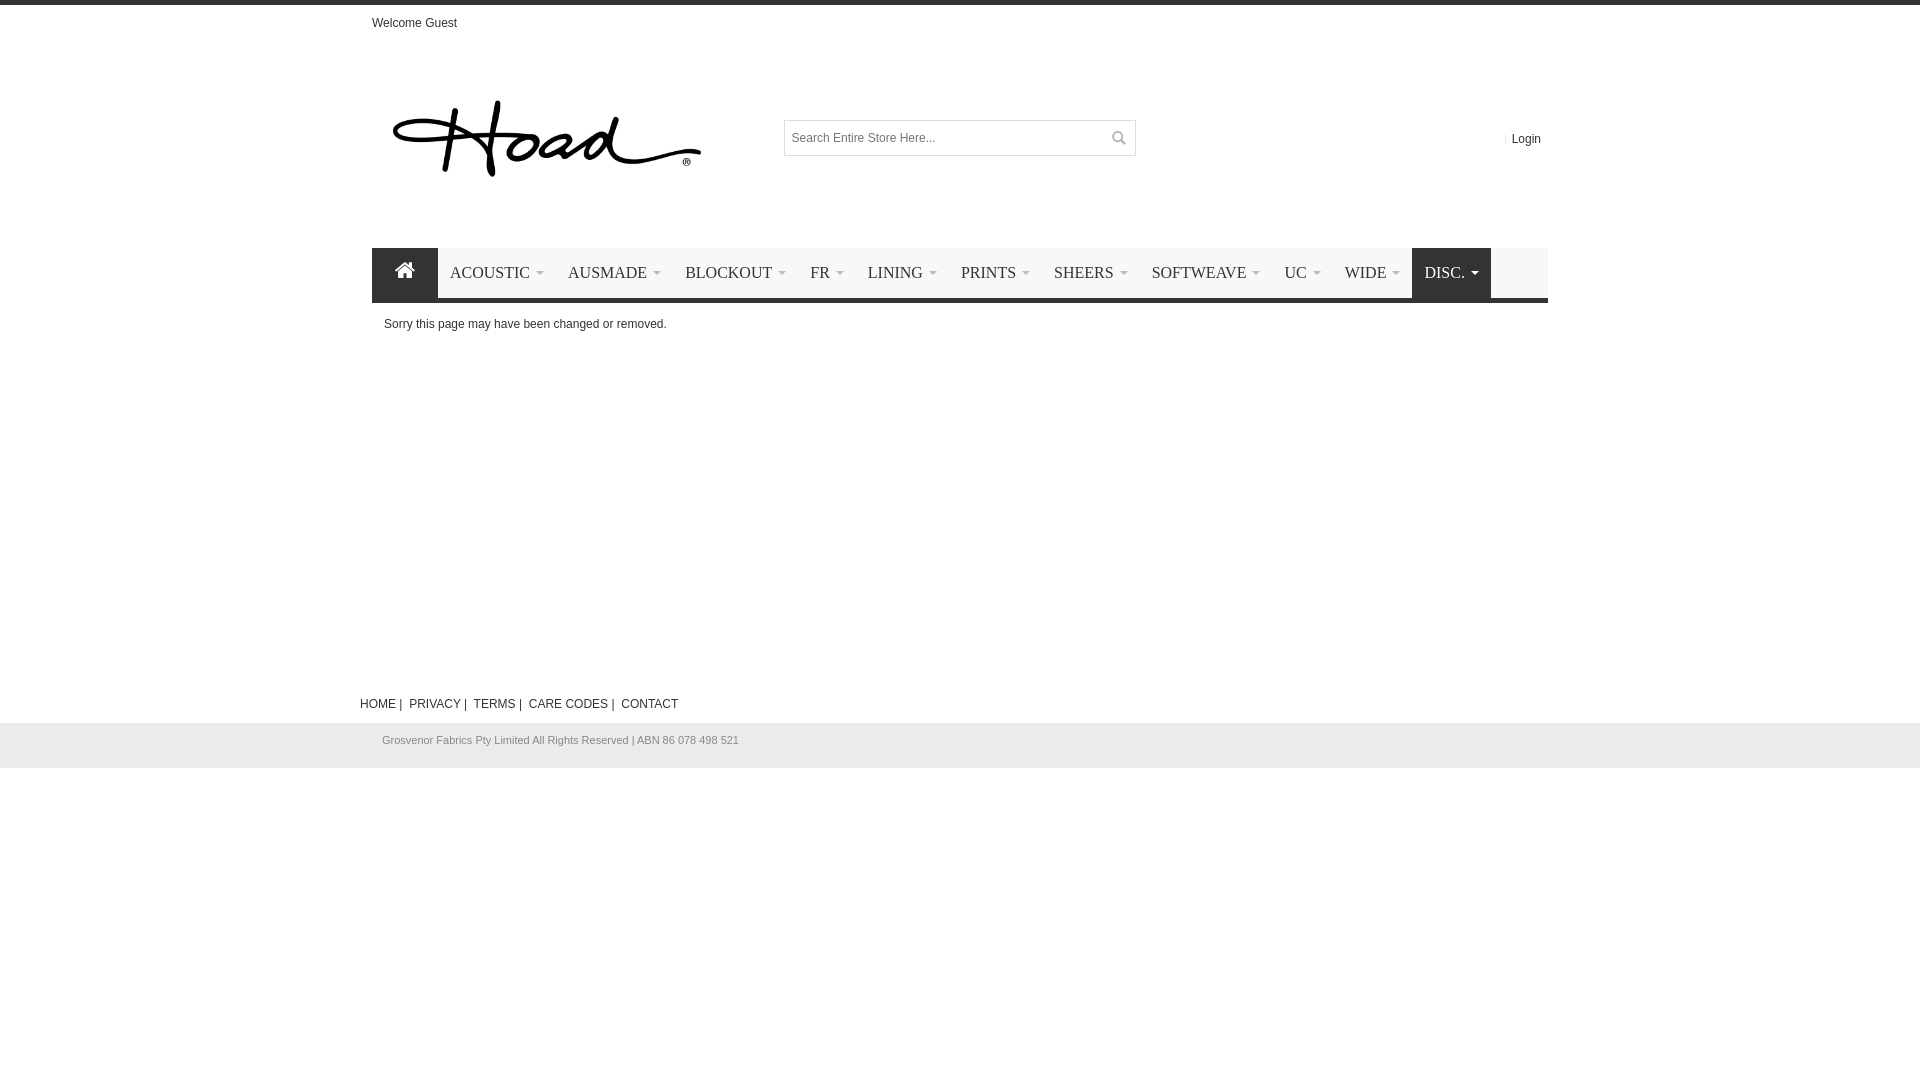 The width and height of the screenshot is (1920, 1080). Describe the element at coordinates (1450, 273) in the screenshot. I see `'DISC.  '` at that location.